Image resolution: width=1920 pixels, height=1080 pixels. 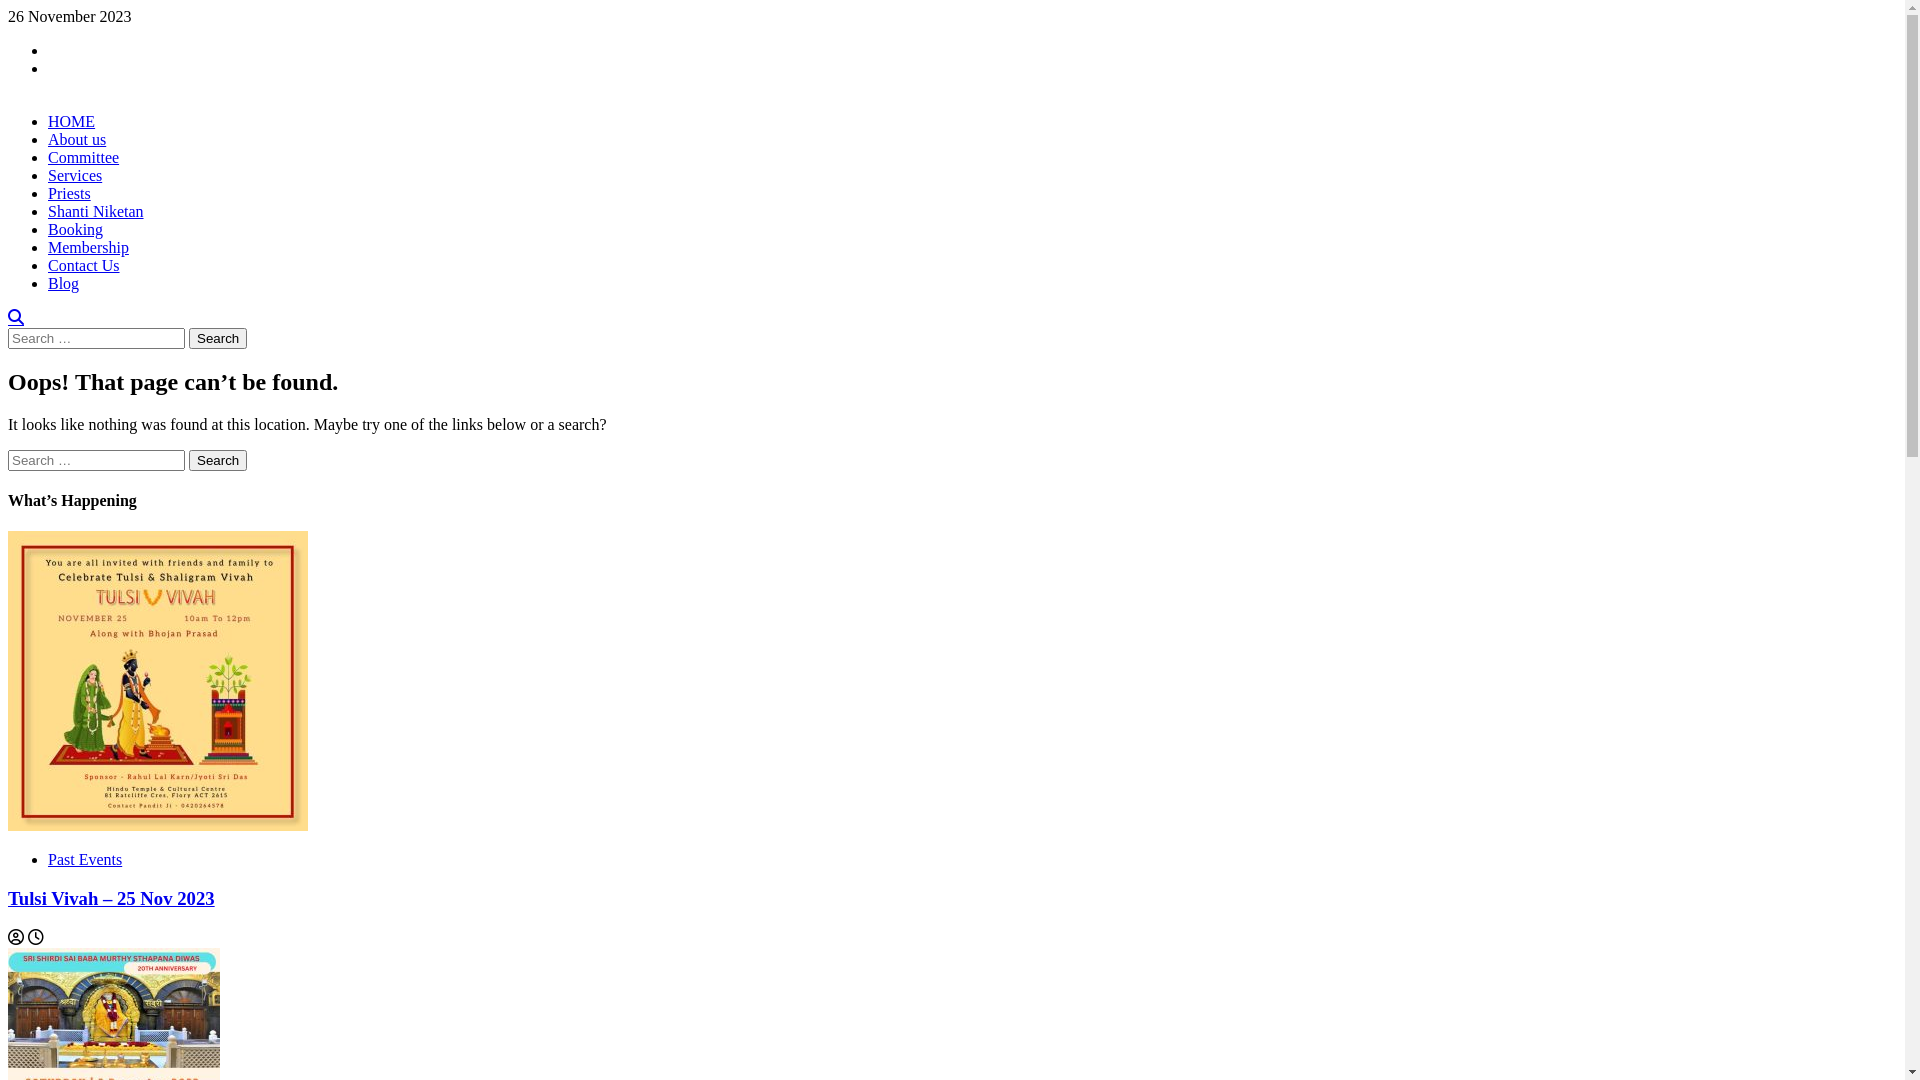 What do you see at coordinates (95, 211) in the screenshot?
I see `'Shanti Niketan'` at bounding box center [95, 211].